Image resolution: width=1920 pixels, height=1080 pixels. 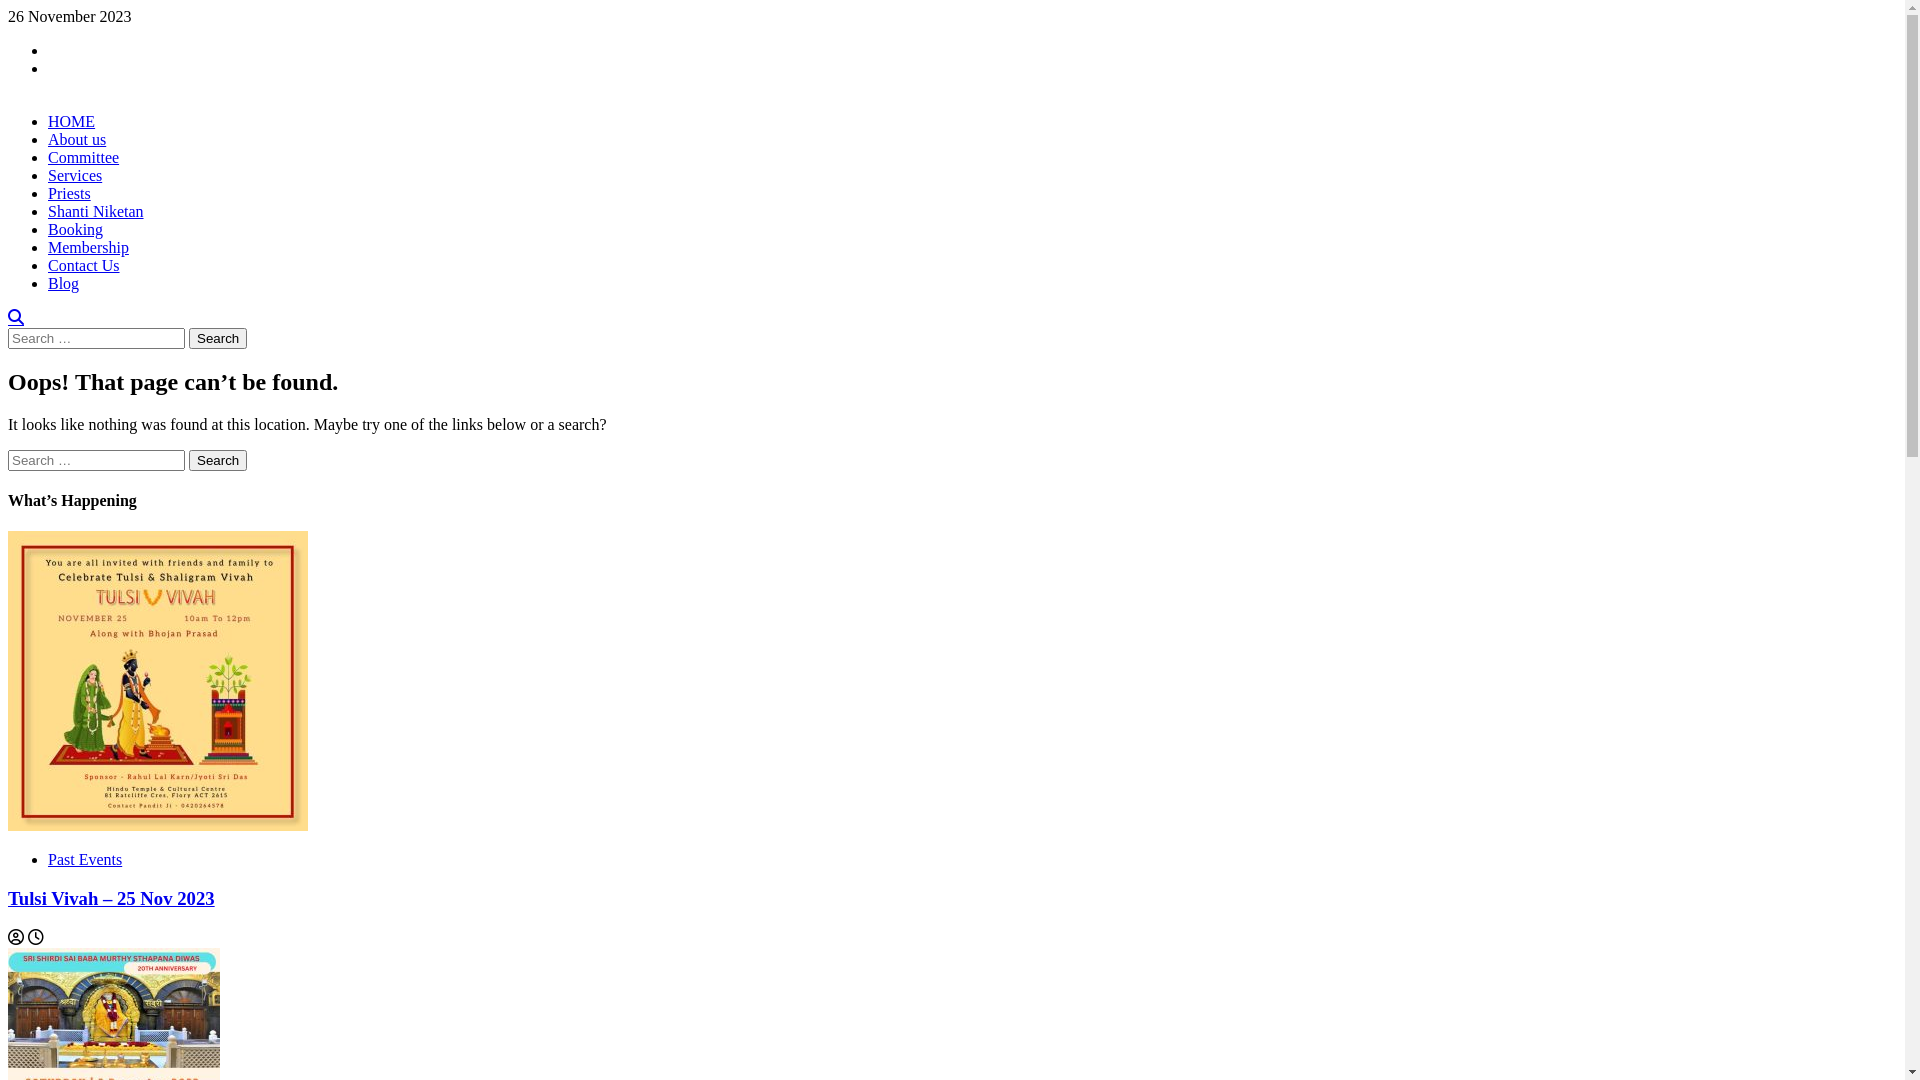 What do you see at coordinates (95, 211) in the screenshot?
I see `'Shanti Niketan'` at bounding box center [95, 211].